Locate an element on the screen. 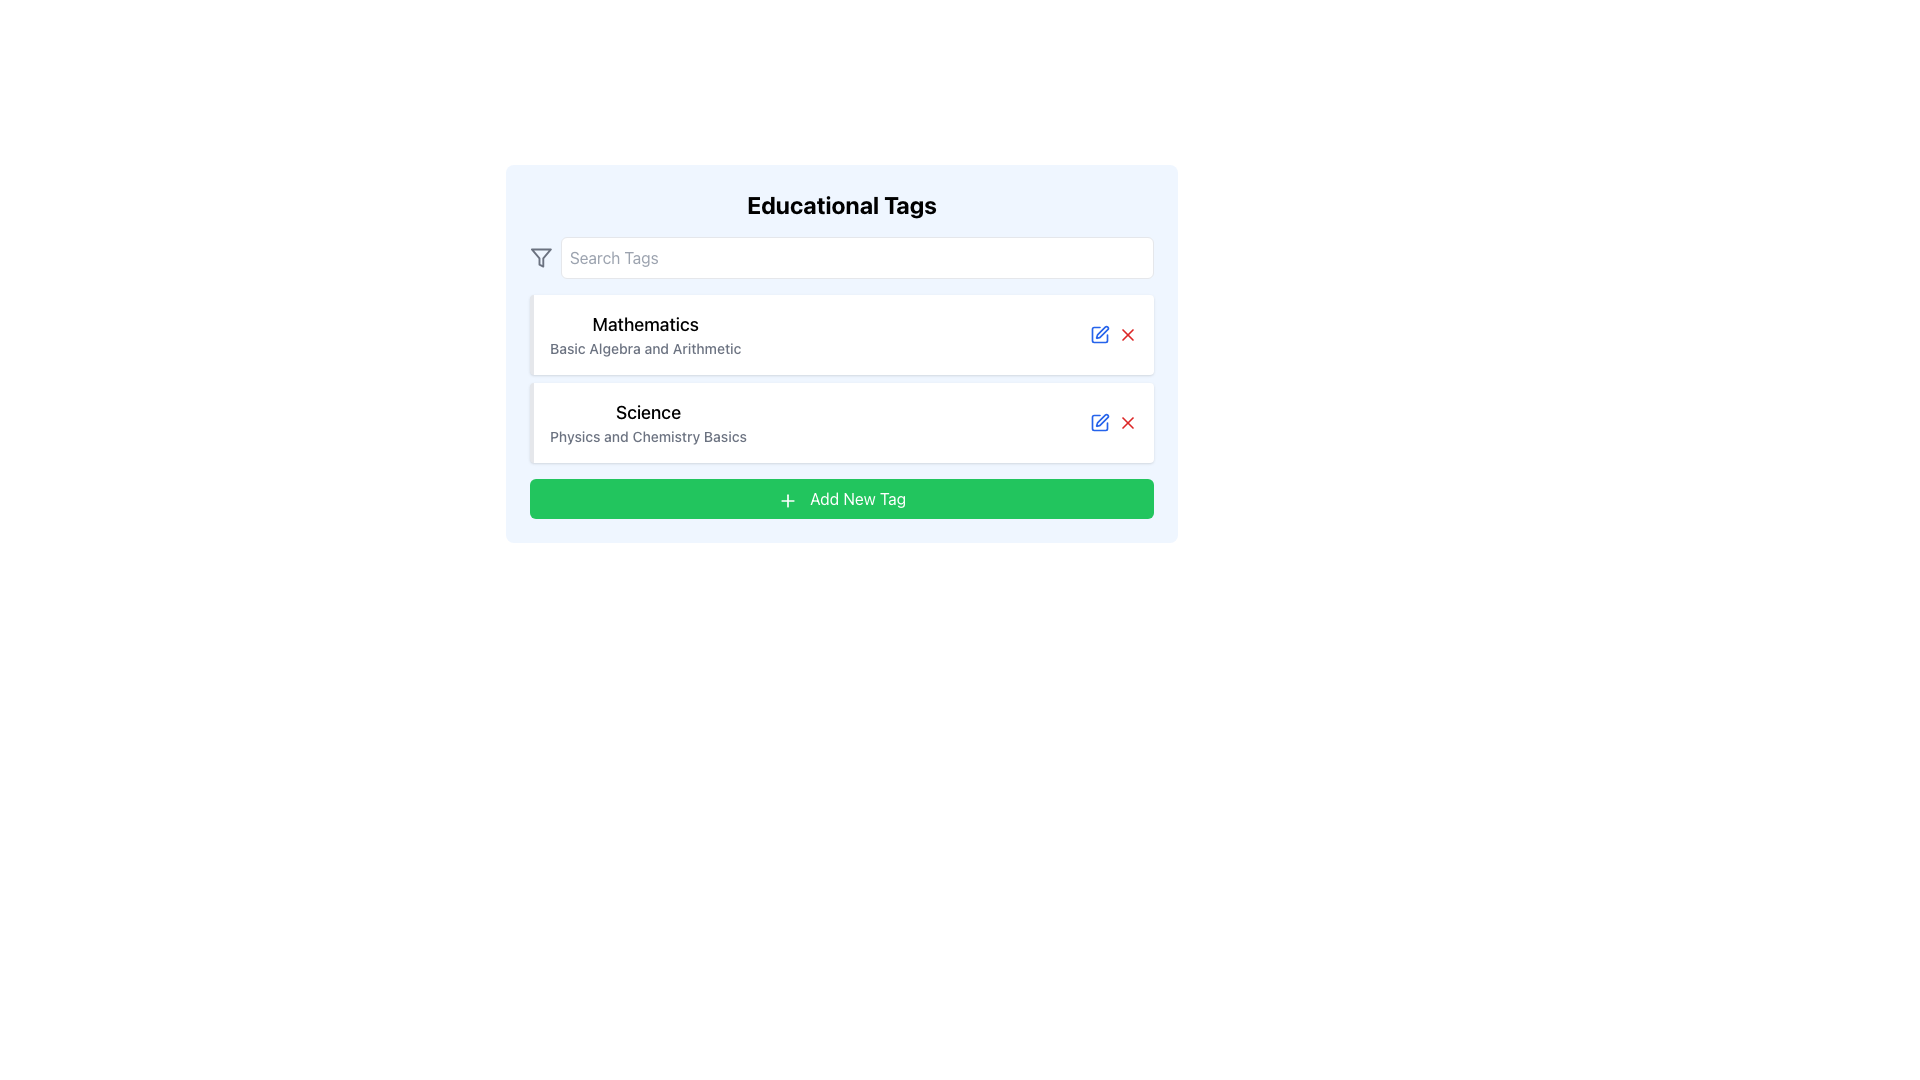 The width and height of the screenshot is (1920, 1080). the delete button located to the right of the 'Edit' icon, which is the second icon in the action buttons row for the 'Mathematics' tag entry is located at coordinates (1128, 334).